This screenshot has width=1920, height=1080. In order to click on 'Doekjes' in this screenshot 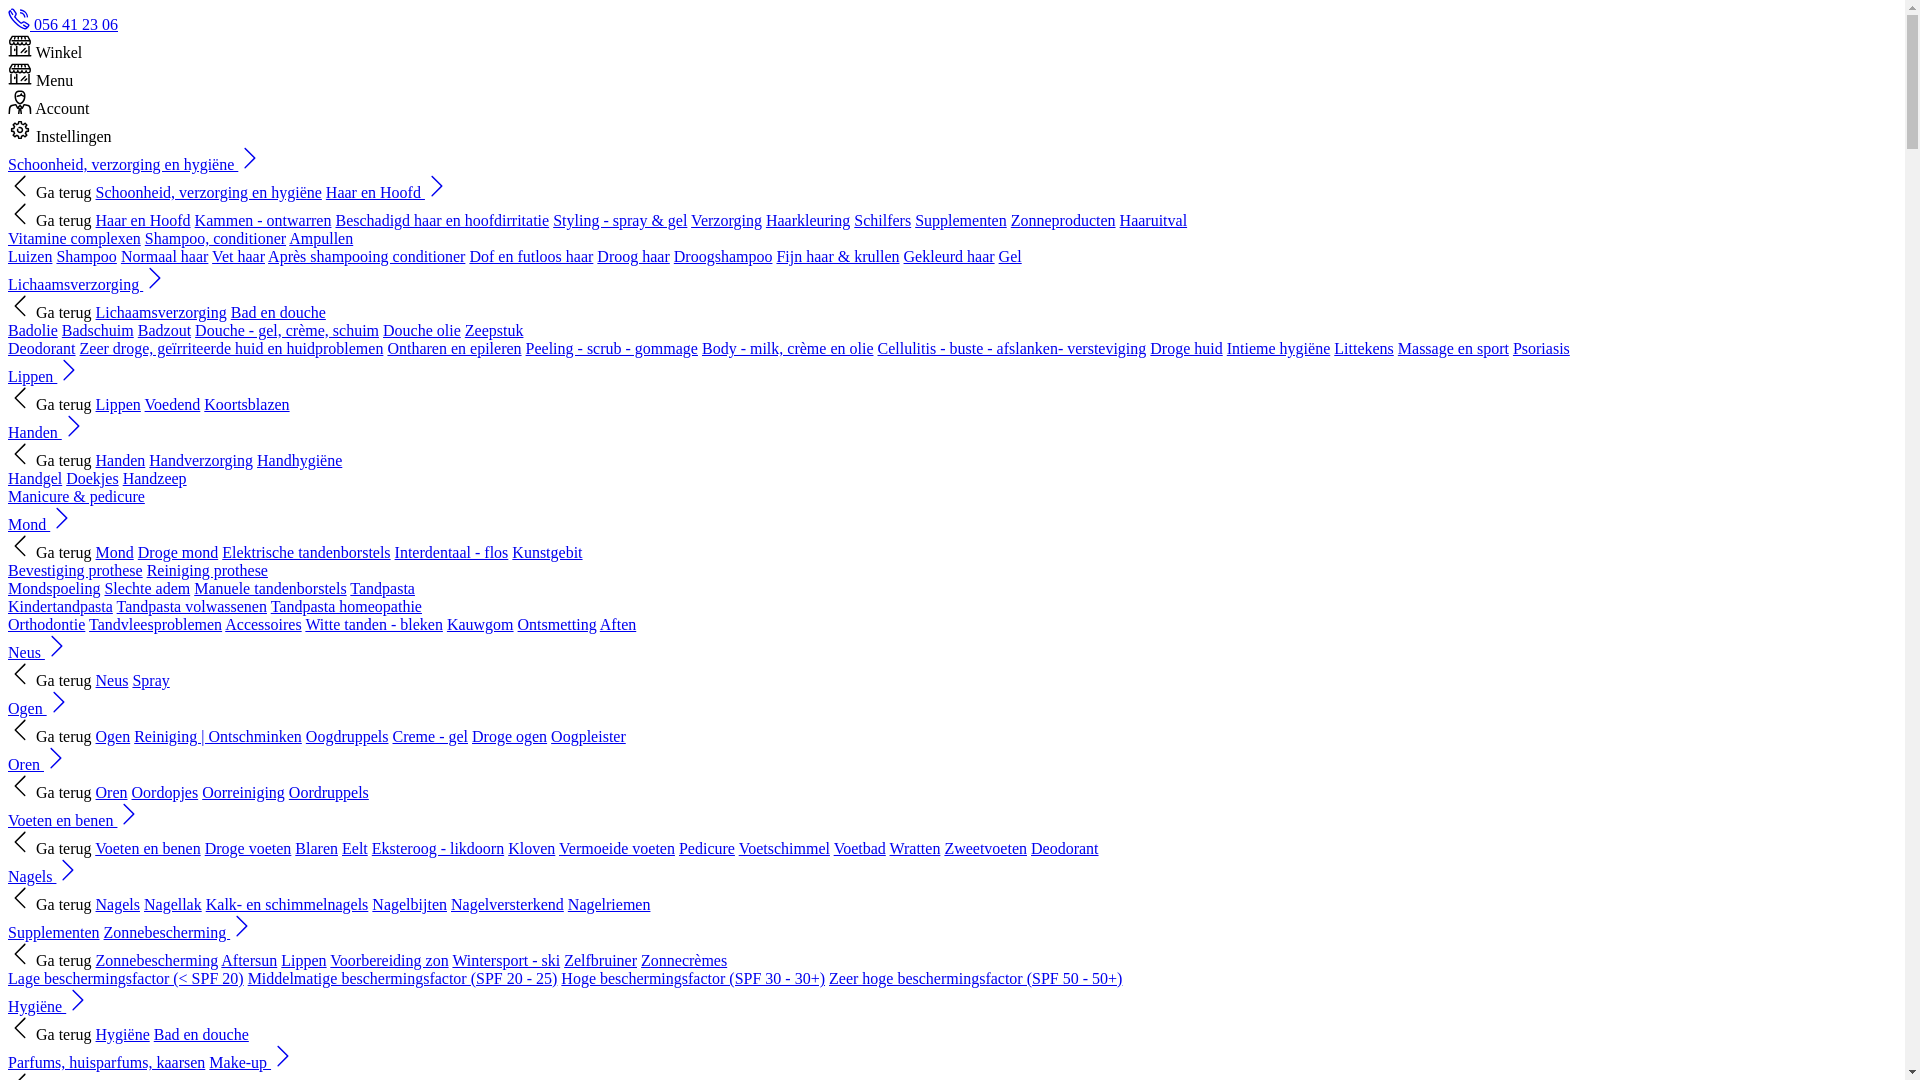, I will do `click(90, 478)`.